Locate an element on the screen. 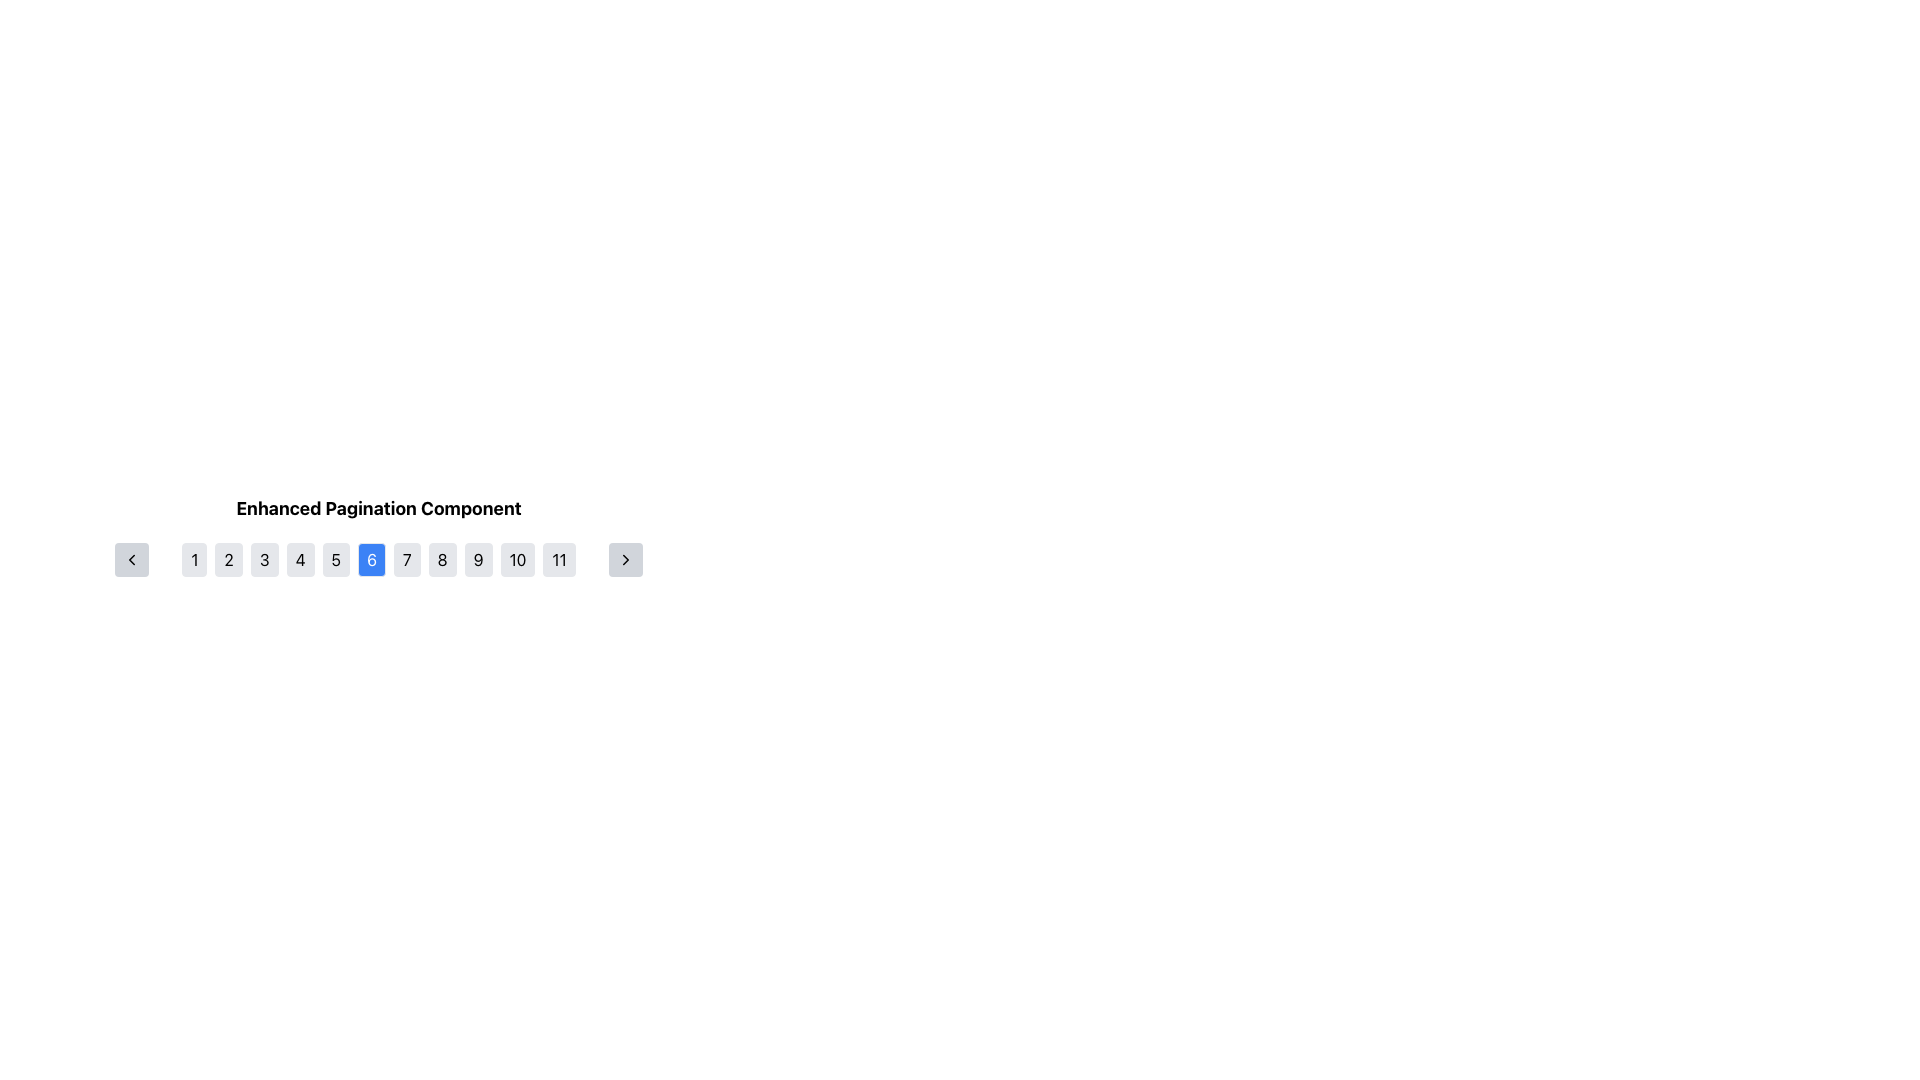  the chevron-right arrow icon in the pagination interface is located at coordinates (624, 559).